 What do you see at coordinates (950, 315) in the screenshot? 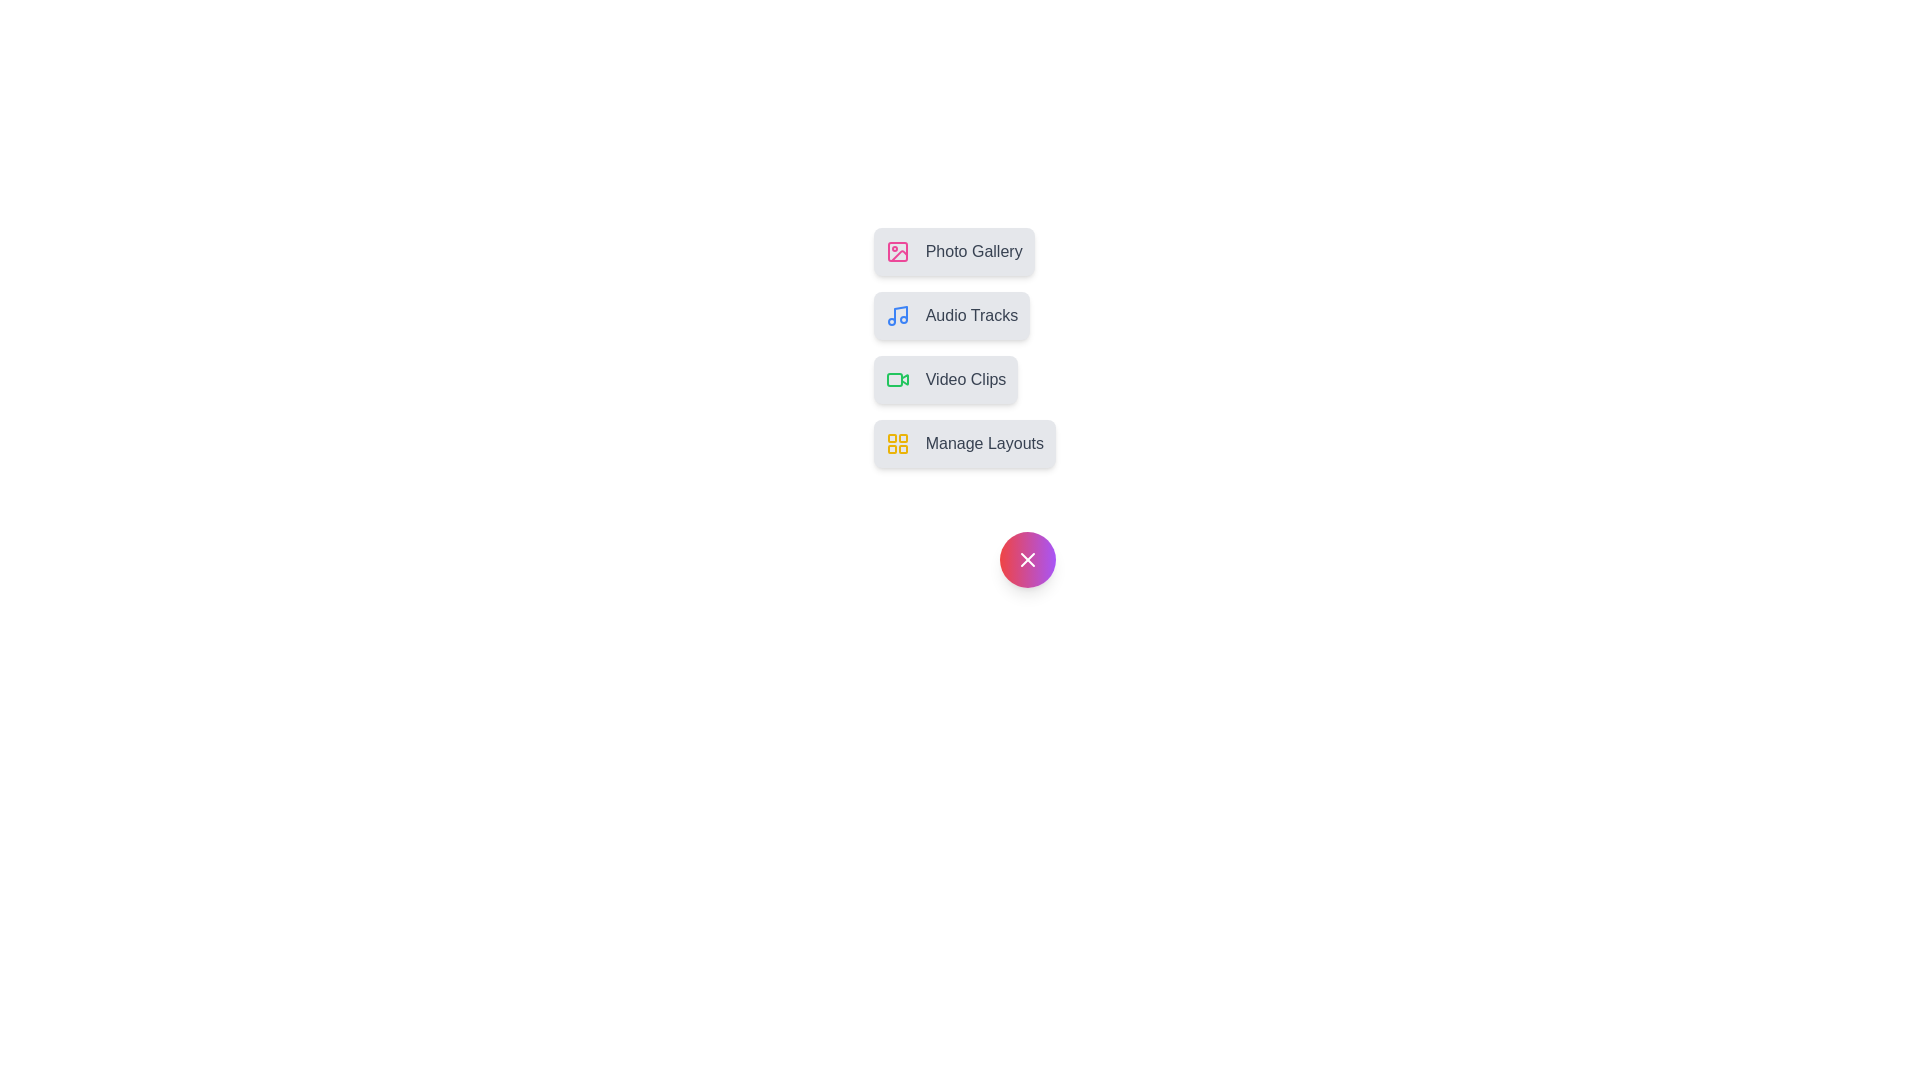
I see `the navigation button located below the 'Photo Gallery' button and above the 'Video Clips' button` at bounding box center [950, 315].